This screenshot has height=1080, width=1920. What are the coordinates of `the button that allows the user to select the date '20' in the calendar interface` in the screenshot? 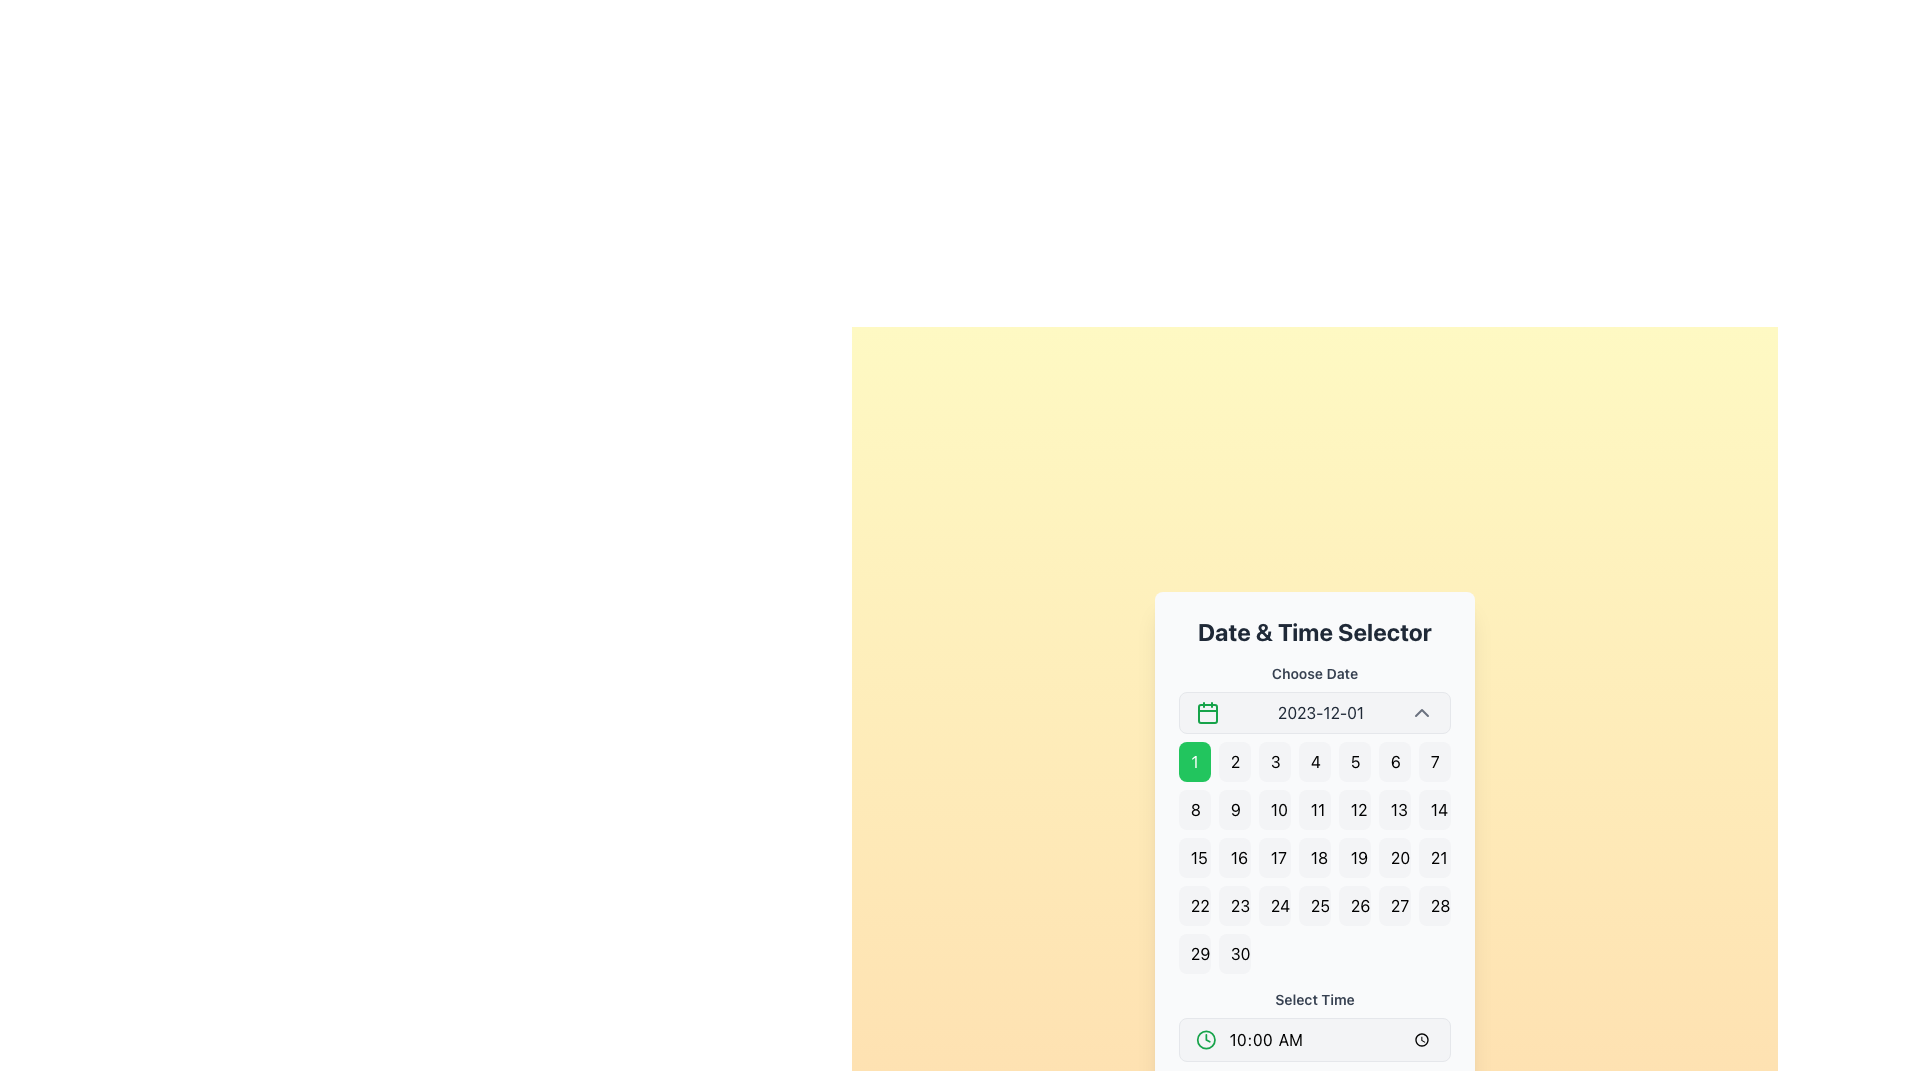 It's located at (1394, 856).